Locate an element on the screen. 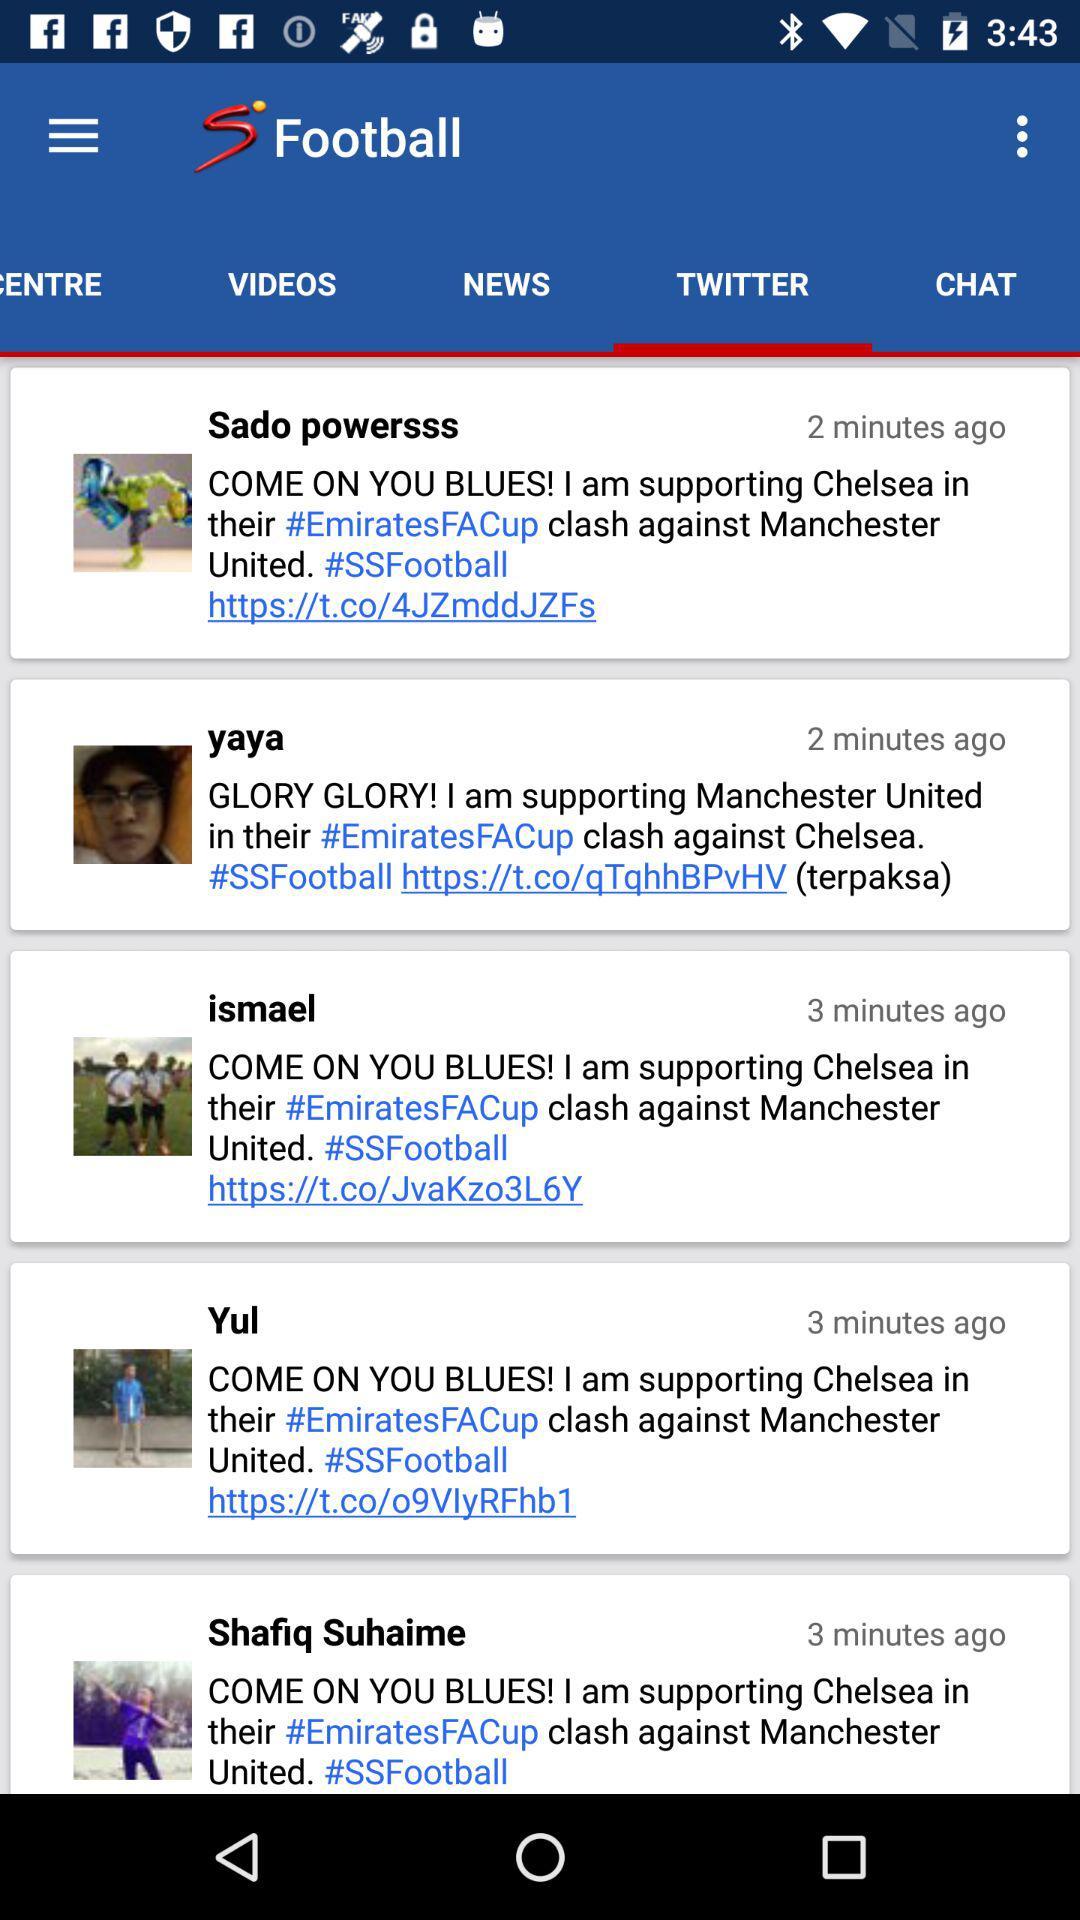 Image resolution: width=1080 pixels, height=1920 pixels. open menu is located at coordinates (72, 135).